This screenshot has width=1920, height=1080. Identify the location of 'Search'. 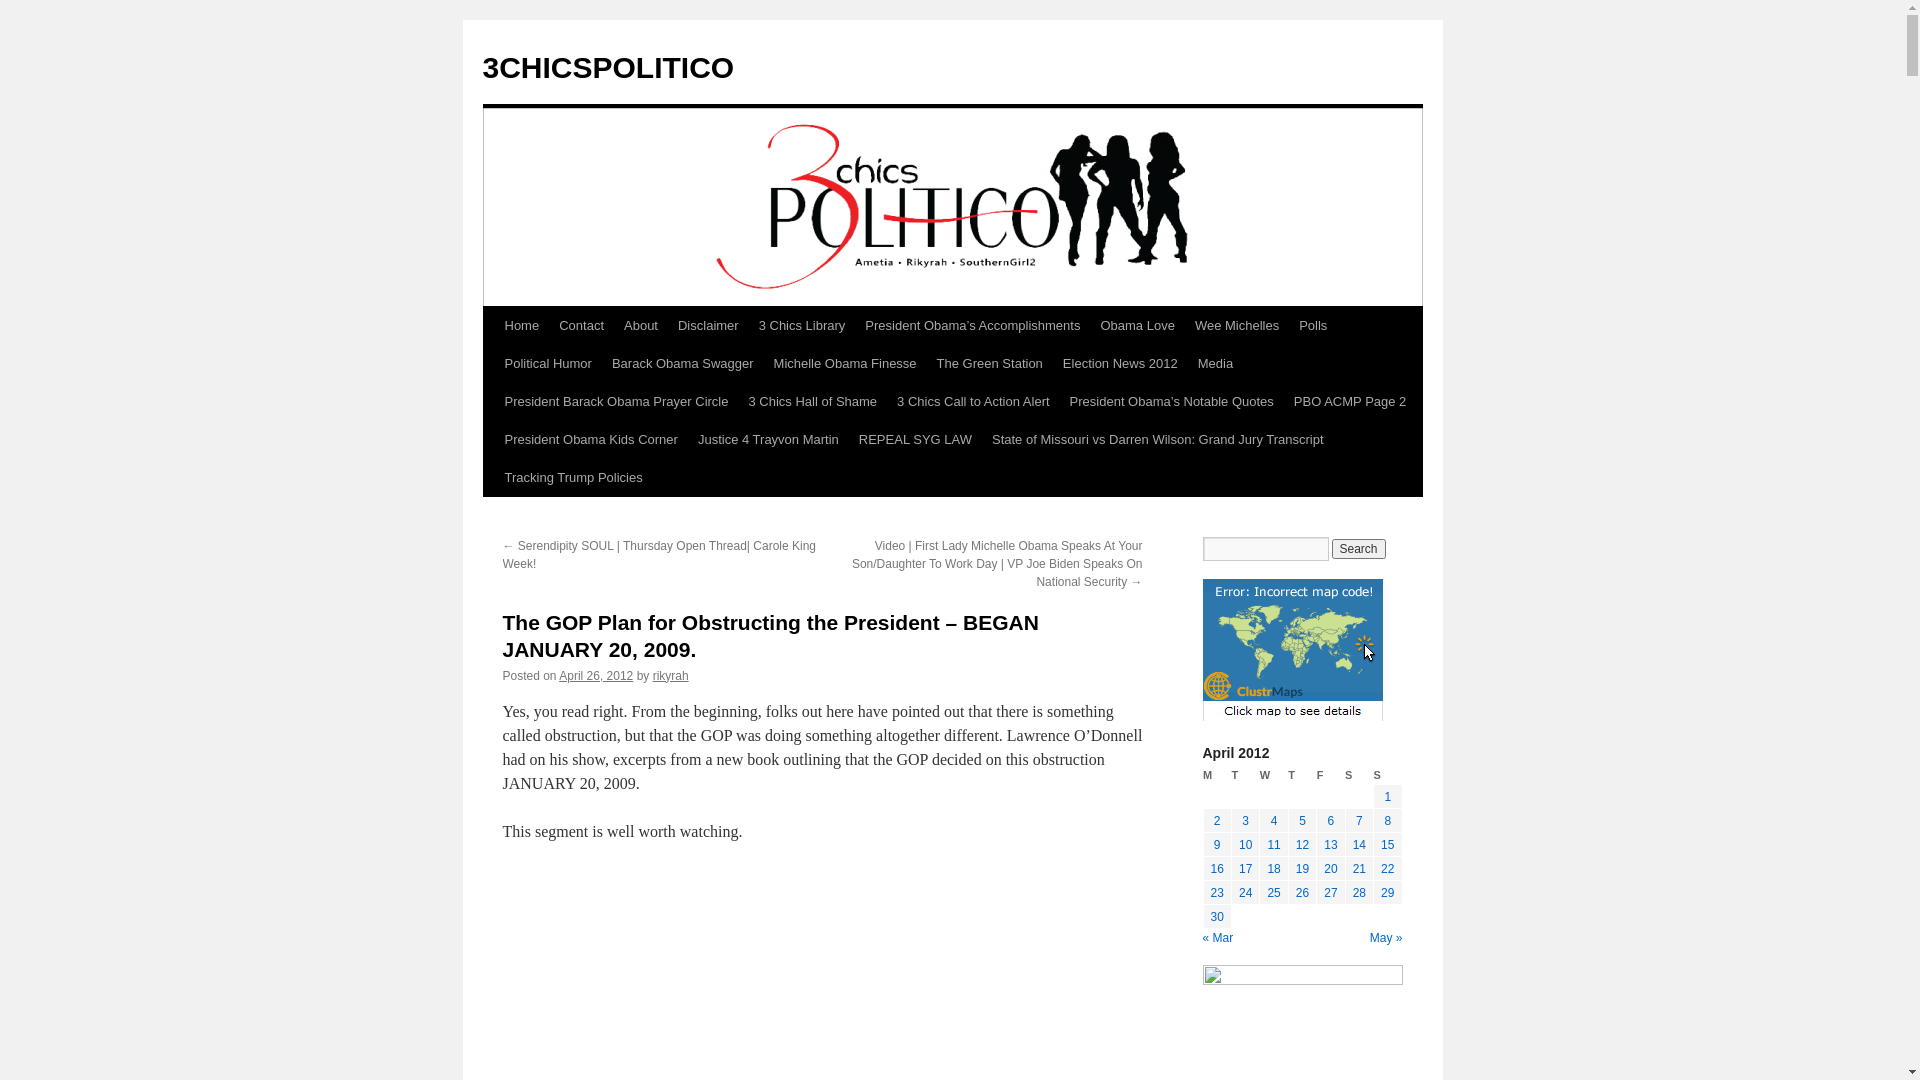
(1358, 548).